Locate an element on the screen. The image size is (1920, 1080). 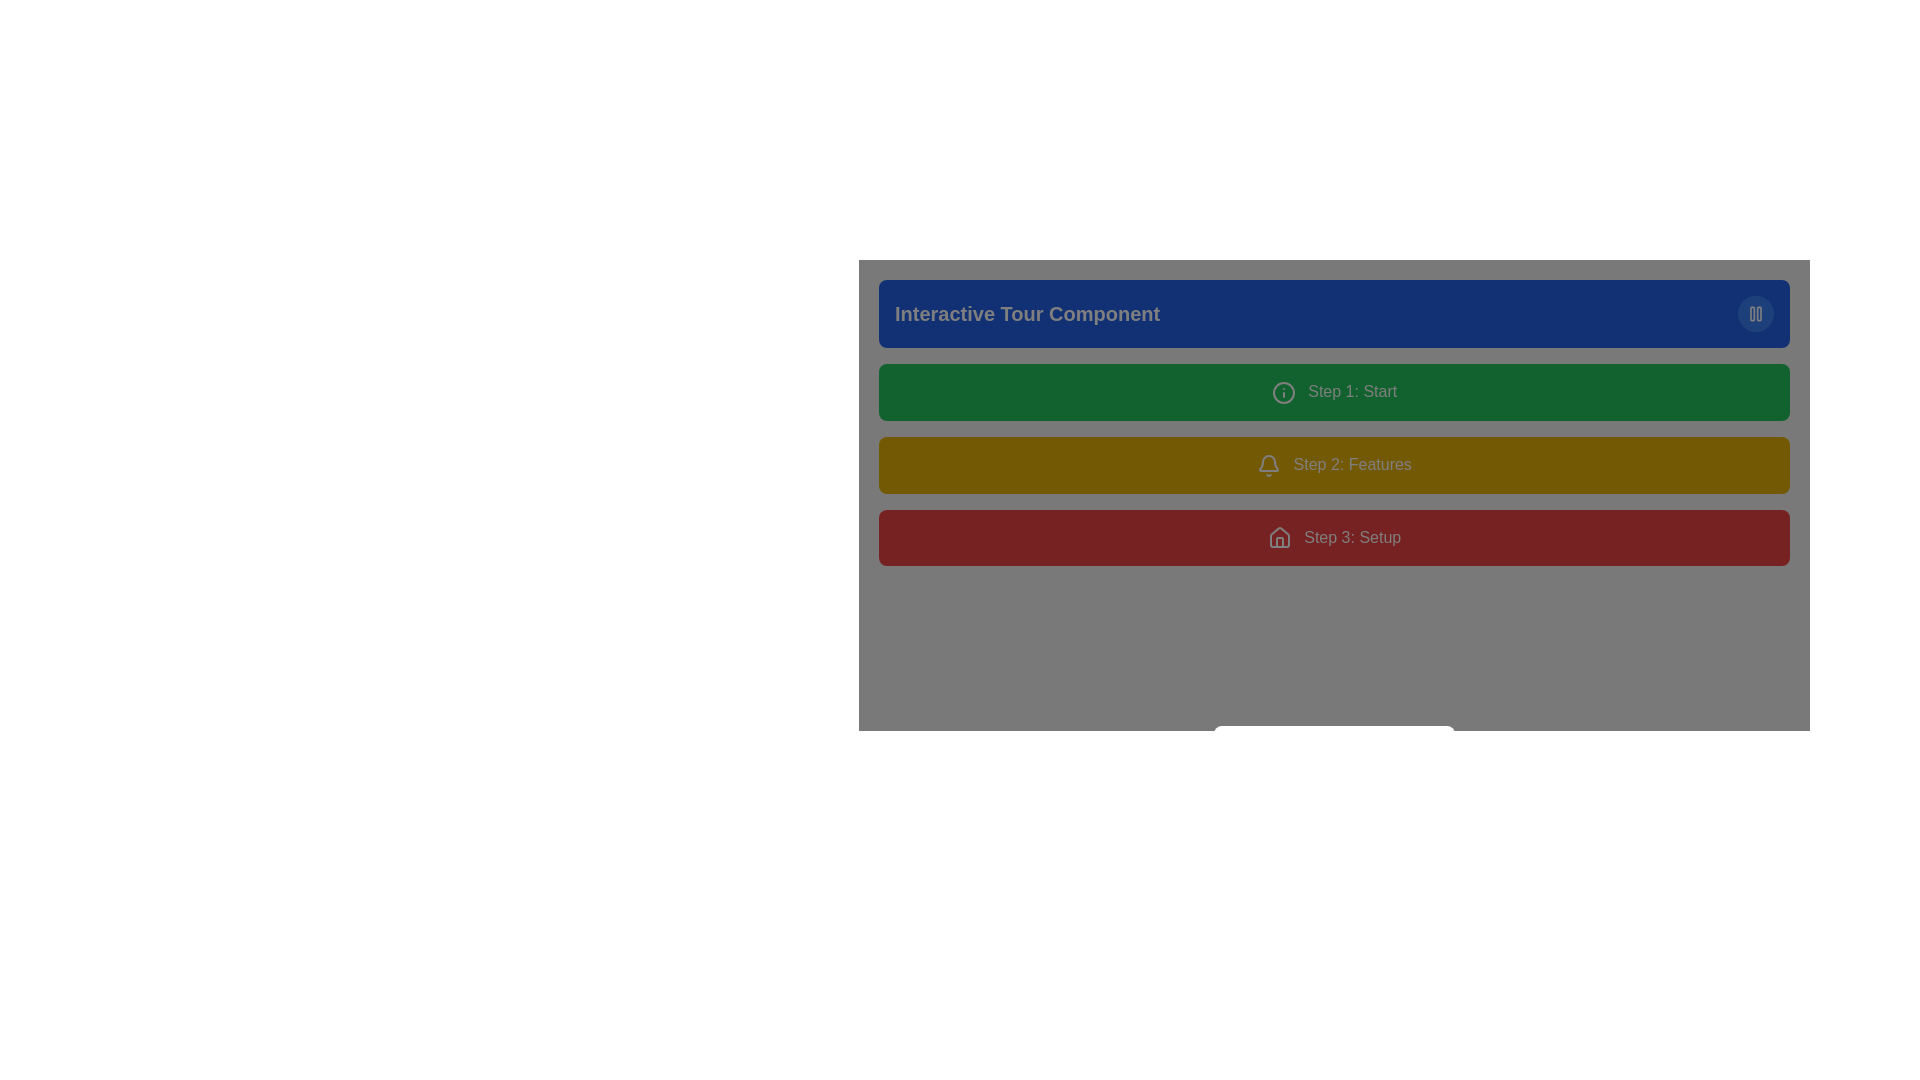
the notification or alert icon in the horizontal menu of 'Step 2: Features' is located at coordinates (1268, 462).